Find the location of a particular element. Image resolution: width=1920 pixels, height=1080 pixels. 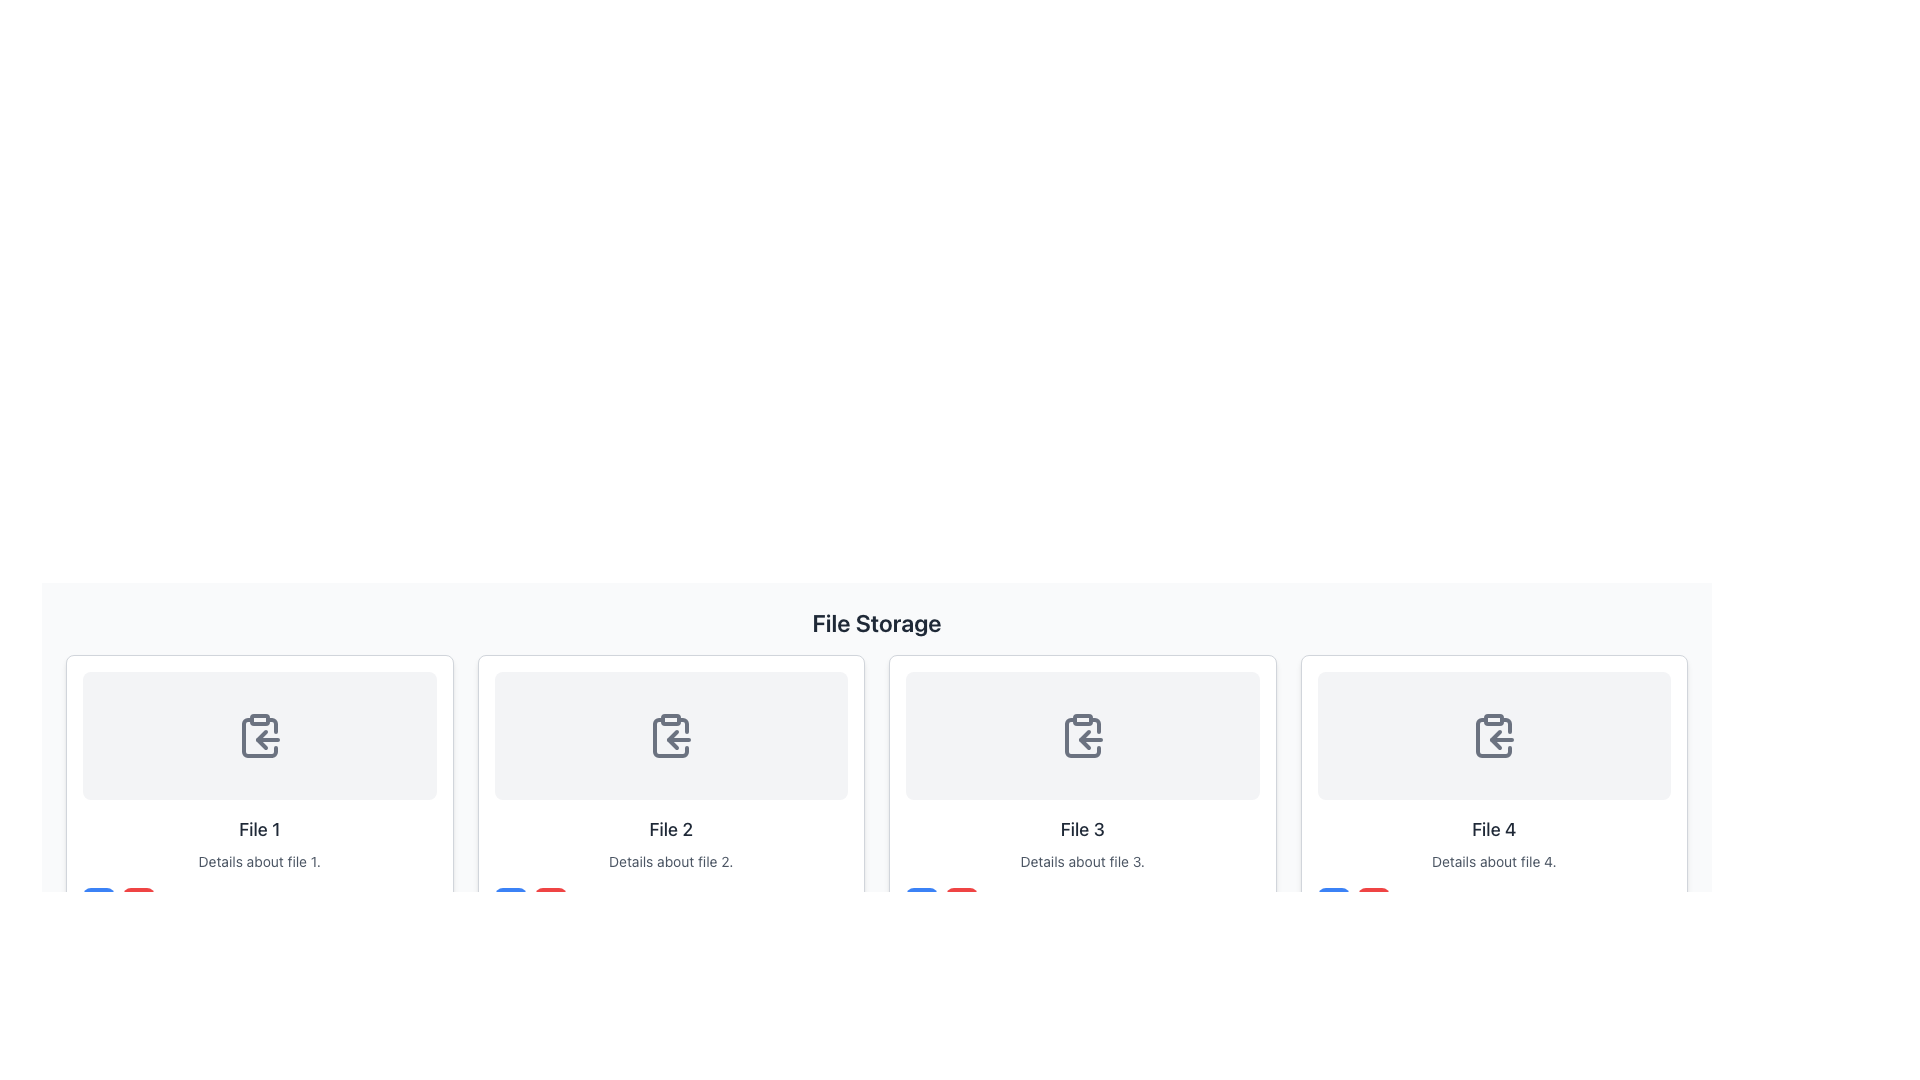

the red delete button with a trash bin icon located below 'File 4' to trigger potential hover effects is located at coordinates (1372, 903).